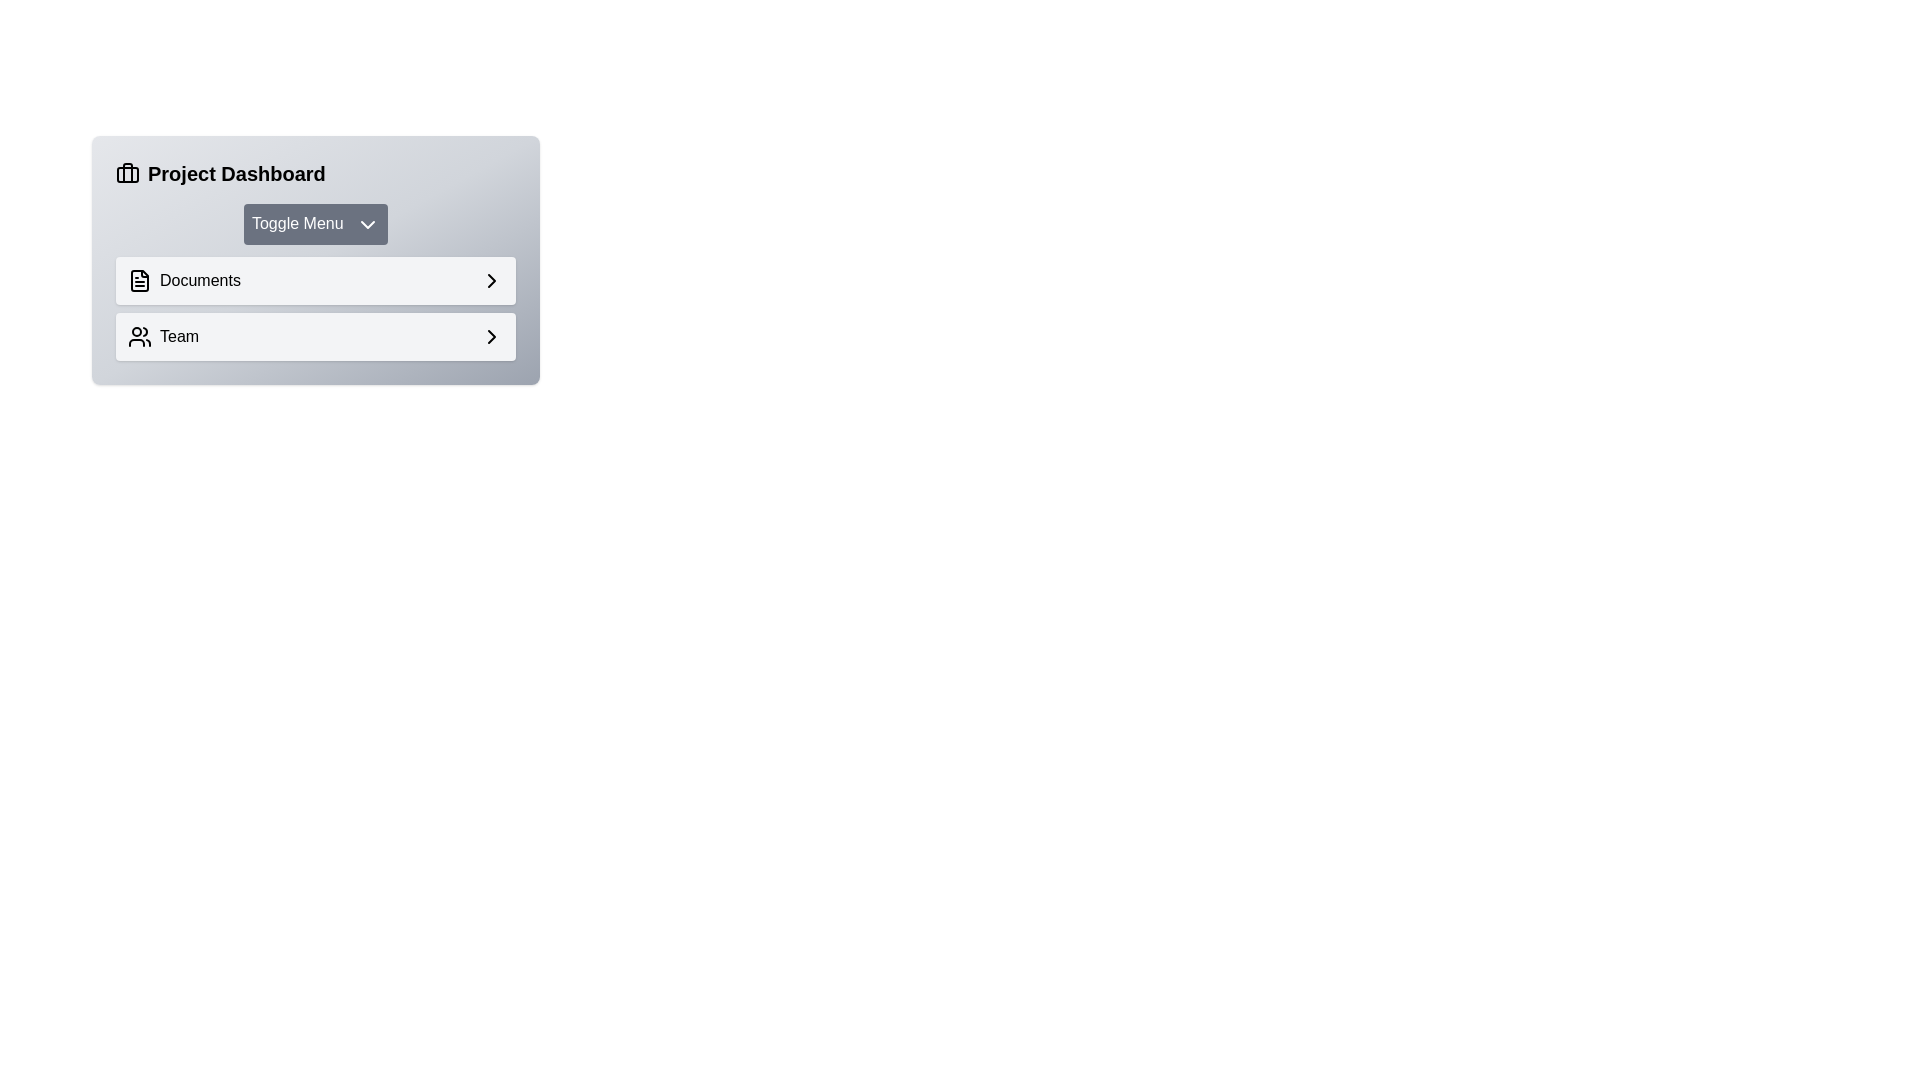 This screenshot has width=1920, height=1080. Describe the element at coordinates (315, 223) in the screenshot. I see `the button that toggles the menu or dropdown list located under the heading 'Project Dashboard' and above the list items 'Documents' and 'Team' to observe its hover styling` at that location.